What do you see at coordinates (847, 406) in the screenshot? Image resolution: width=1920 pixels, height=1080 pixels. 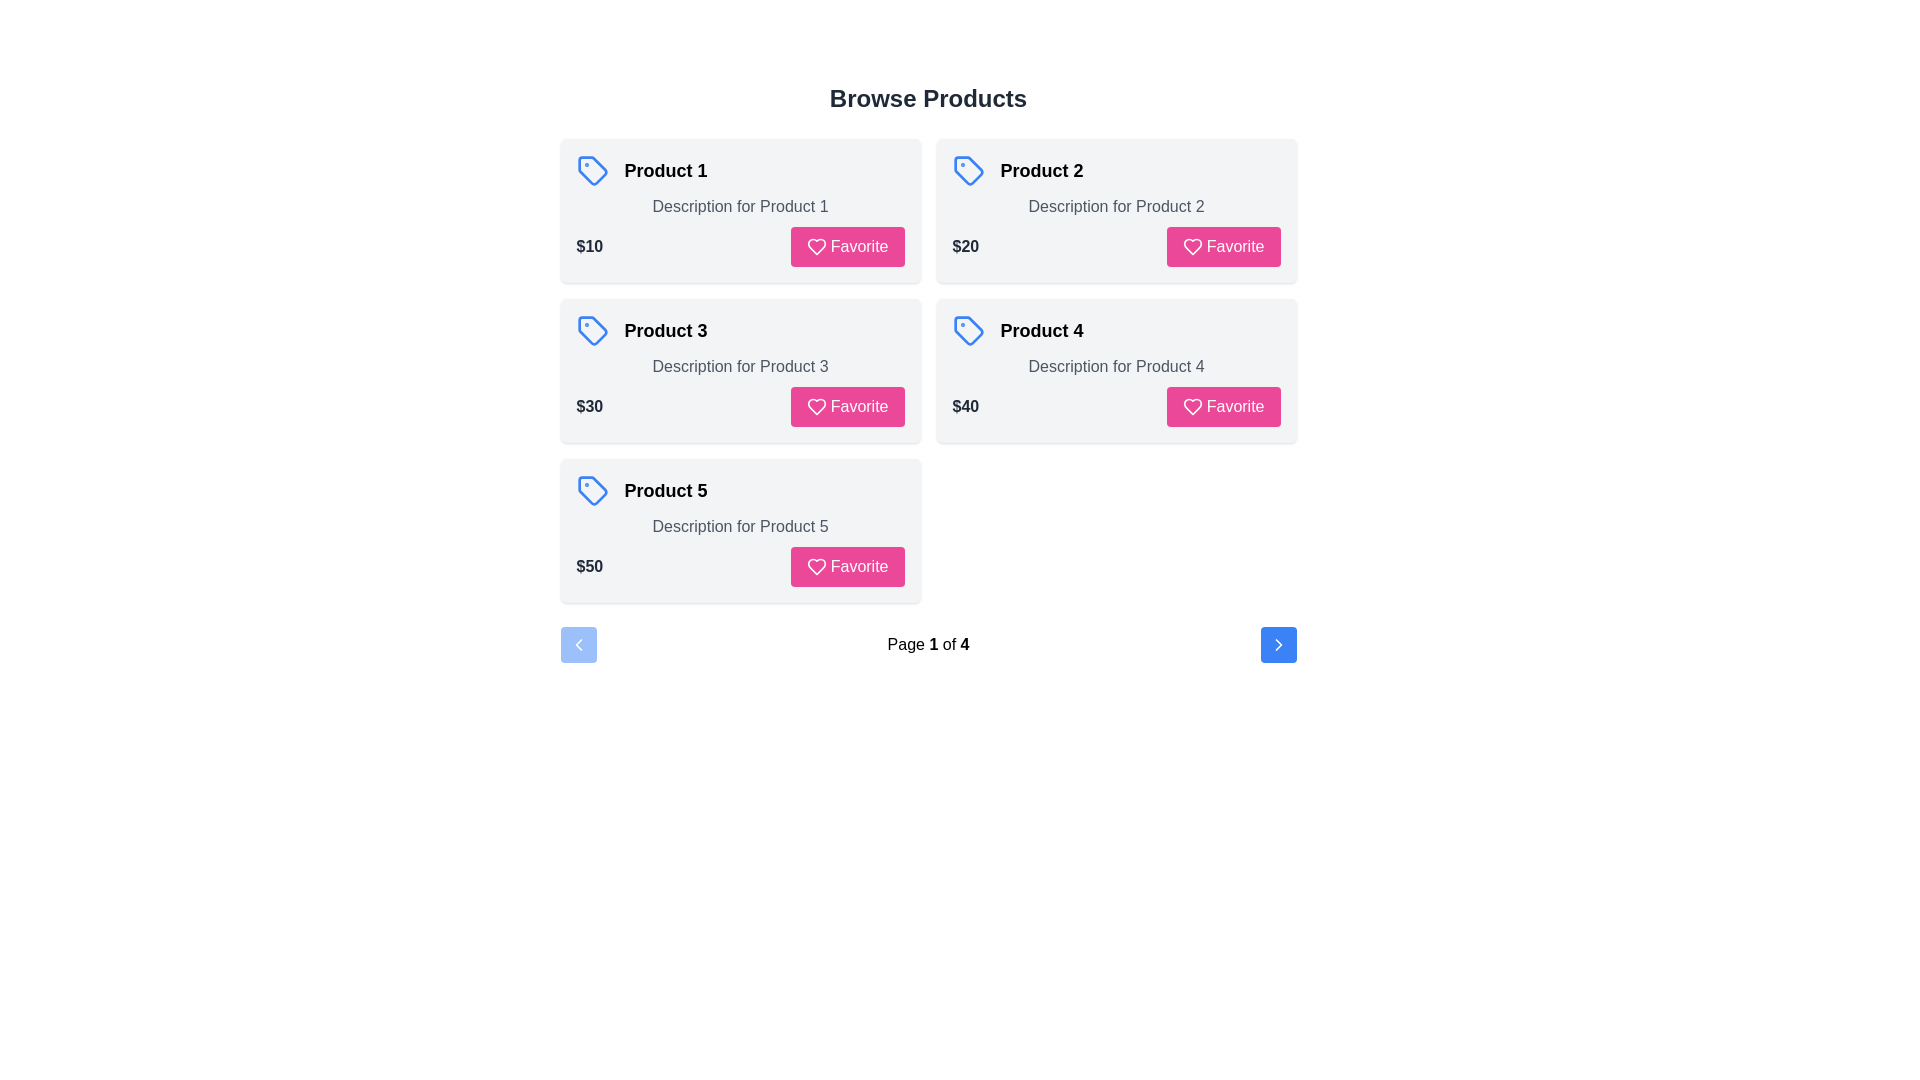 I see `the favorite button located at the bottom-right corner of 'Product 3' card, below its price ('$30')` at bounding box center [847, 406].